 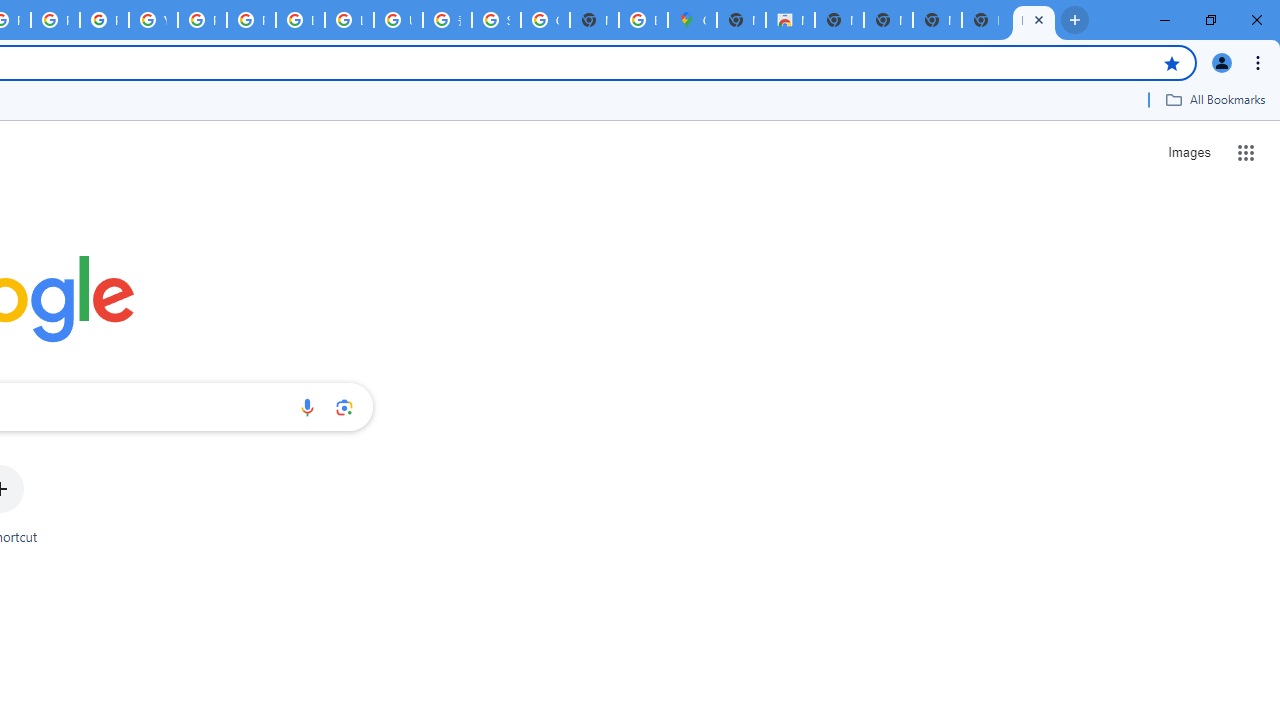 What do you see at coordinates (1189, 152) in the screenshot?
I see `'Search for Images '` at bounding box center [1189, 152].